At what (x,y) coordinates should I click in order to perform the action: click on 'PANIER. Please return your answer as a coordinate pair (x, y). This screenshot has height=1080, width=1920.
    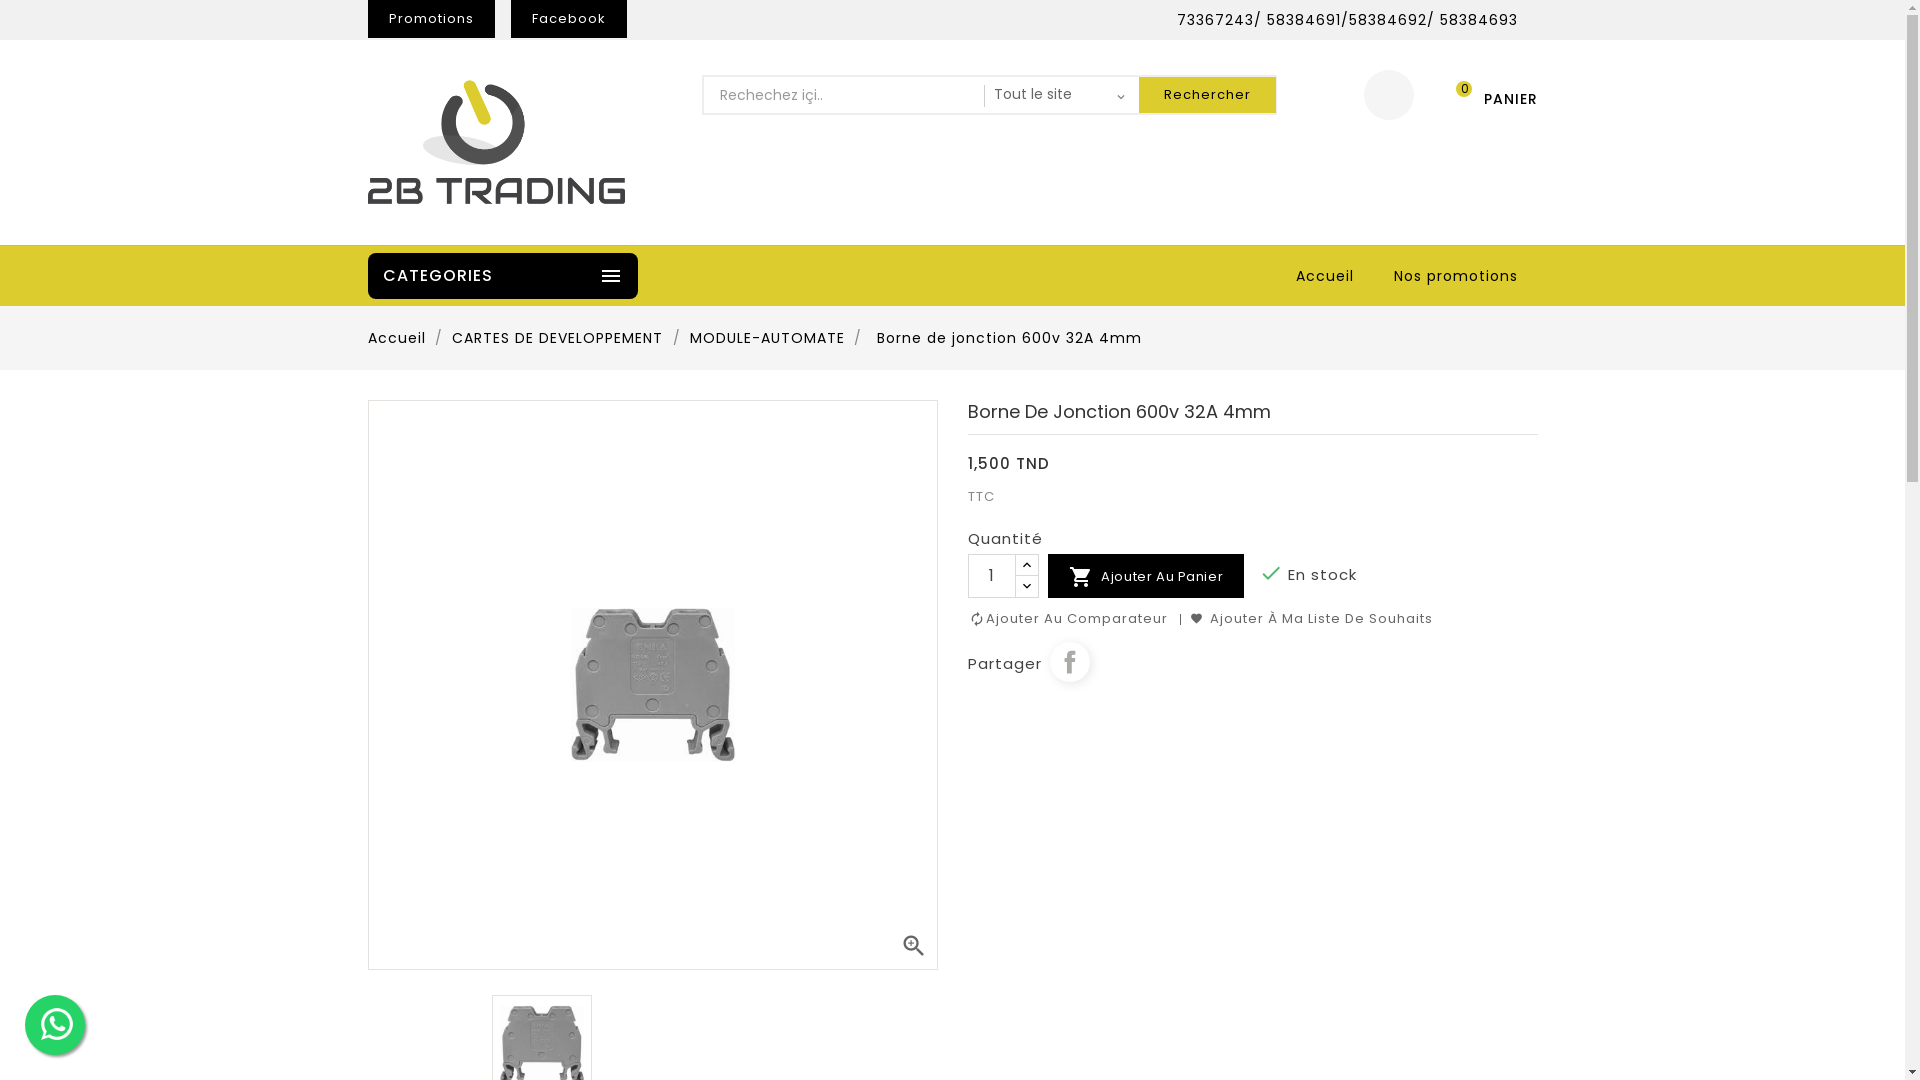
    Looking at the image, I should click on (1487, 95).